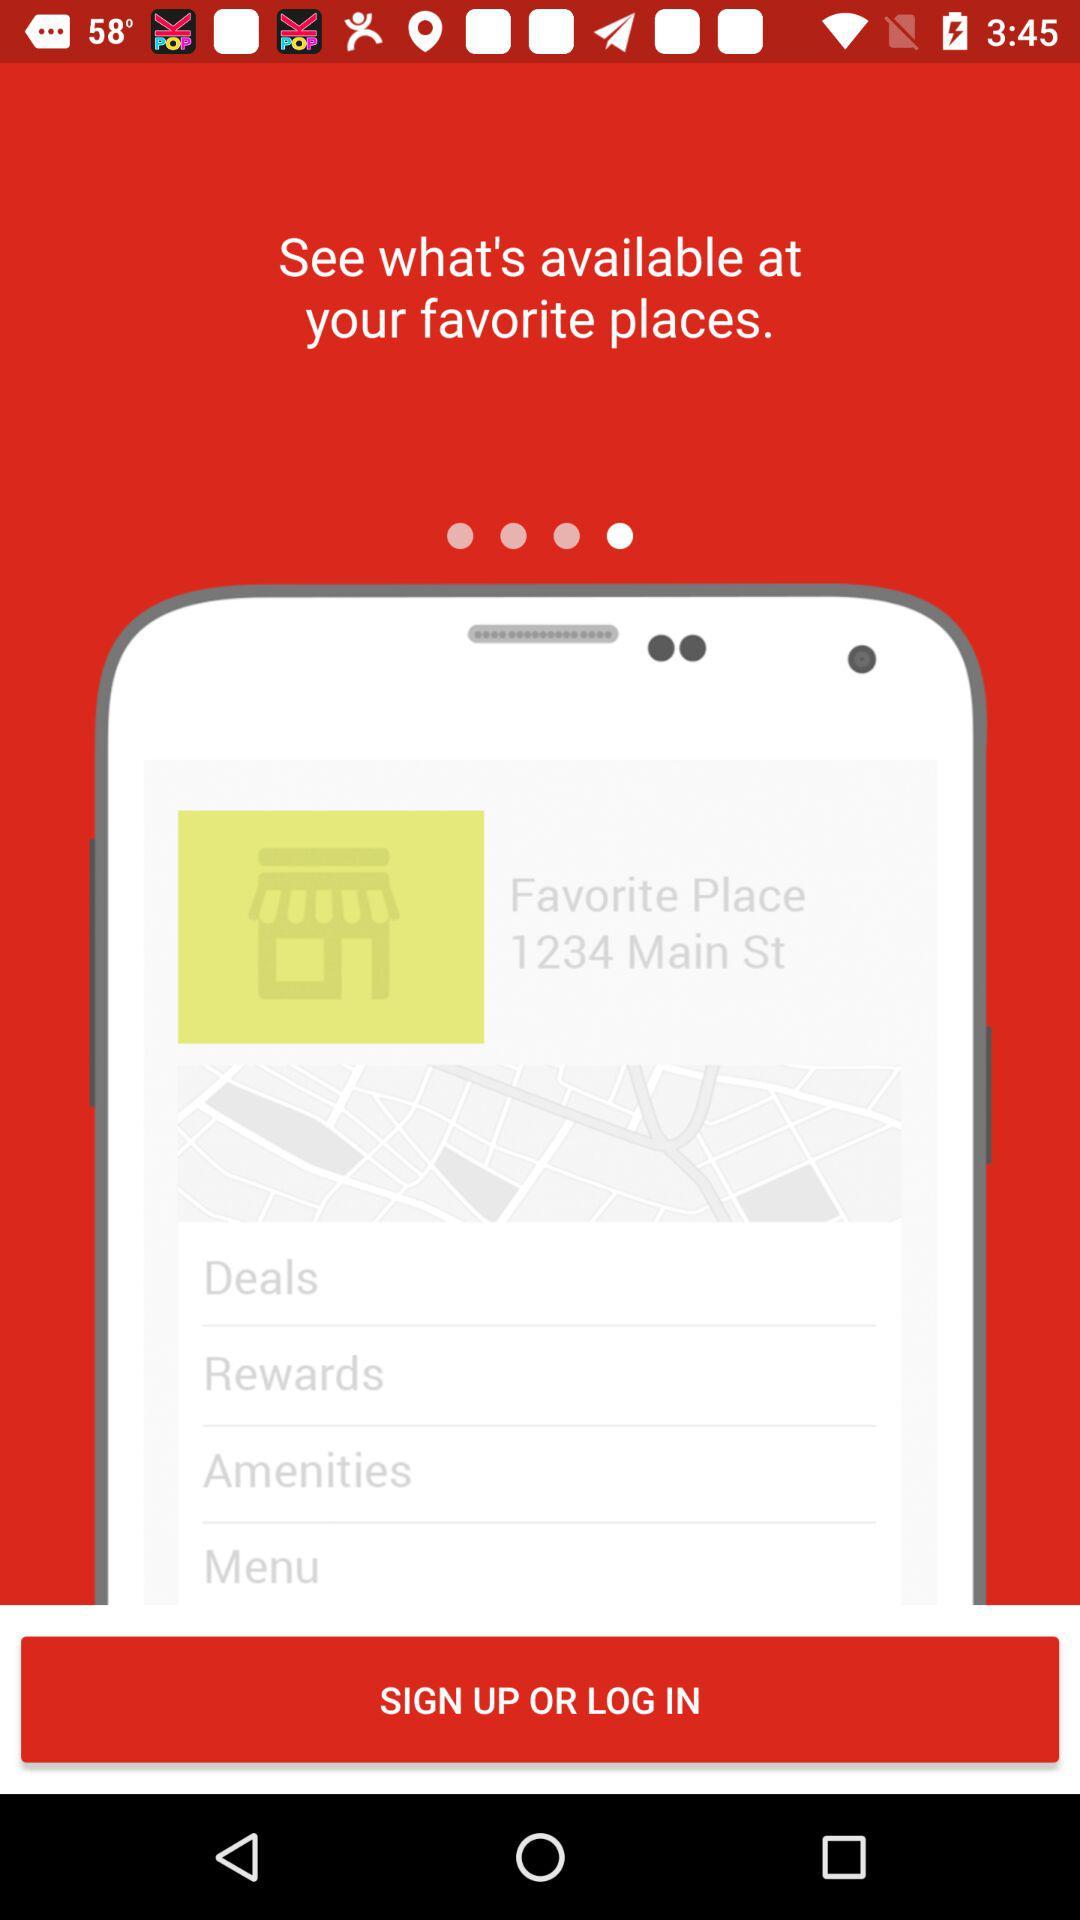 The image size is (1080, 1920). I want to click on sign up or, so click(540, 1698).